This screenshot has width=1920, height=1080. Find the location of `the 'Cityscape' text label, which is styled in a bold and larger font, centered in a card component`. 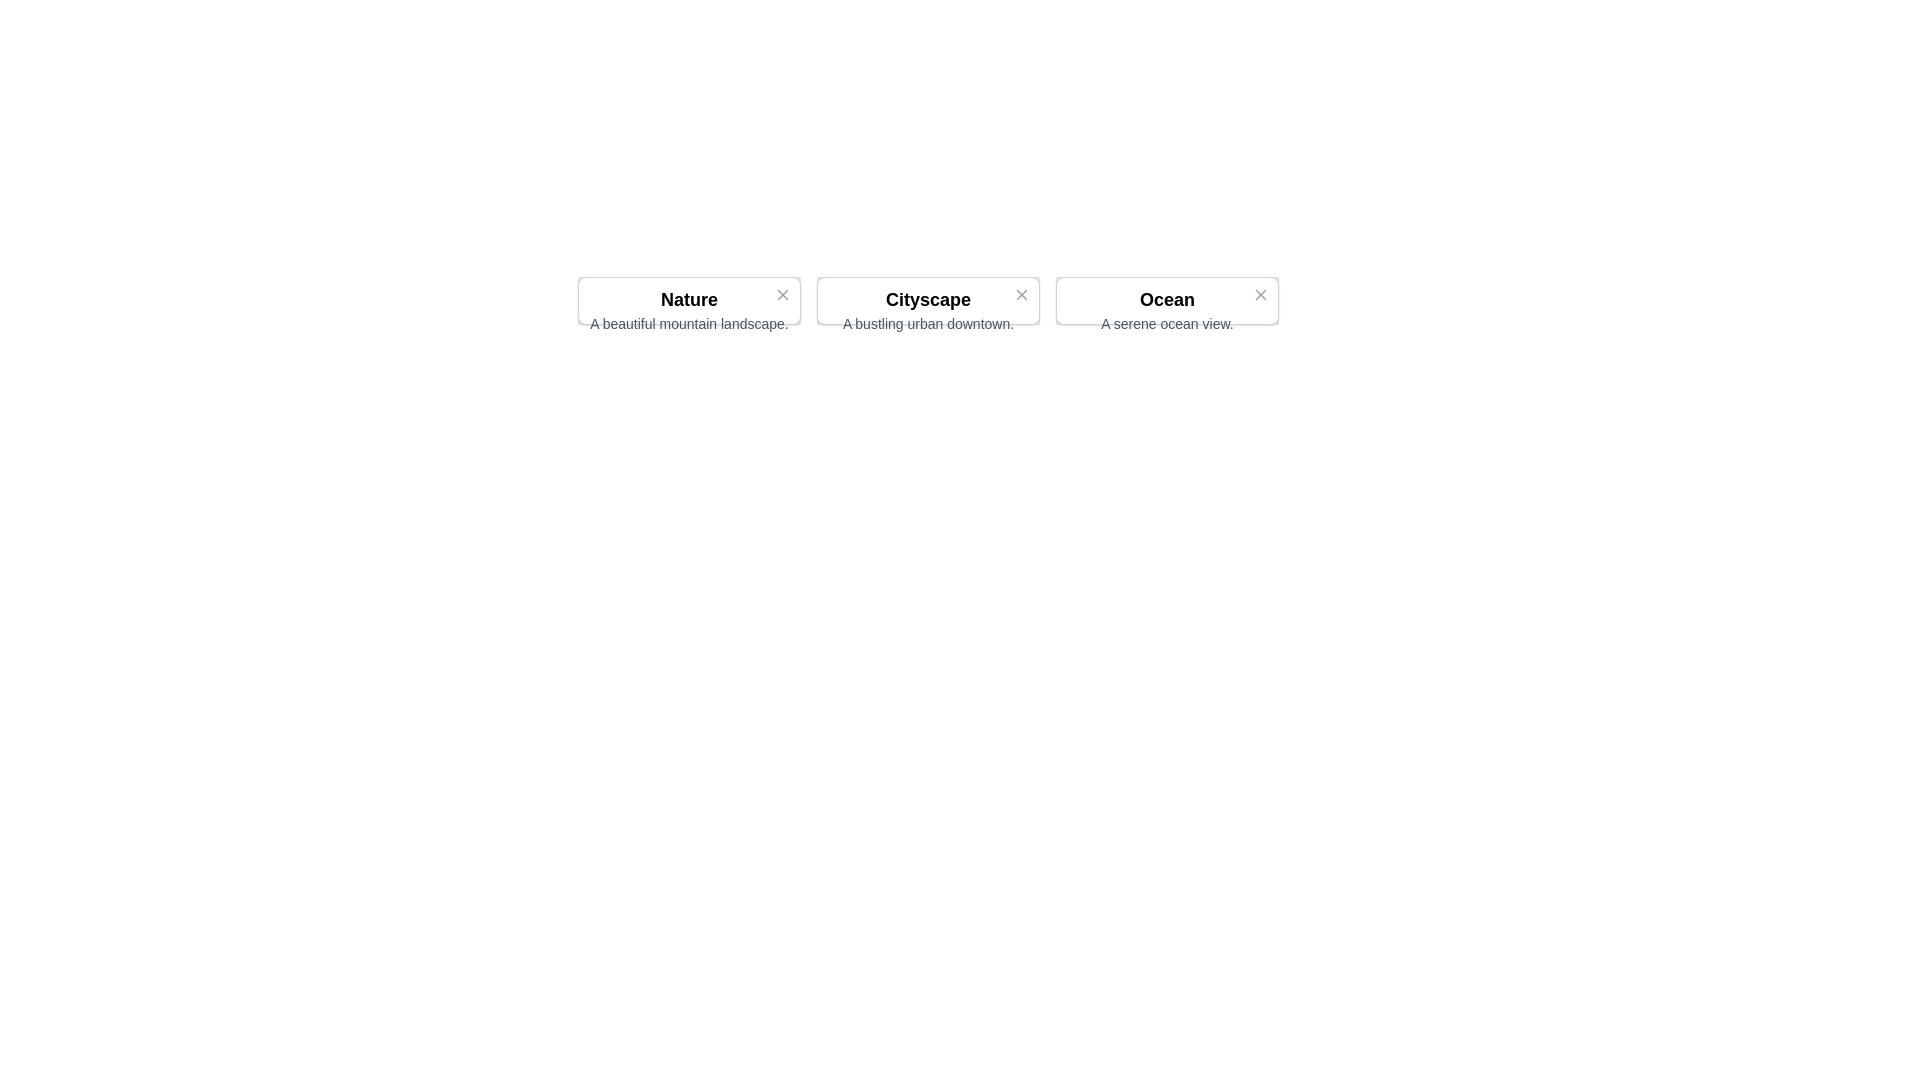

the 'Cityscape' text label, which is styled in a bold and larger font, centered in a card component is located at coordinates (927, 300).